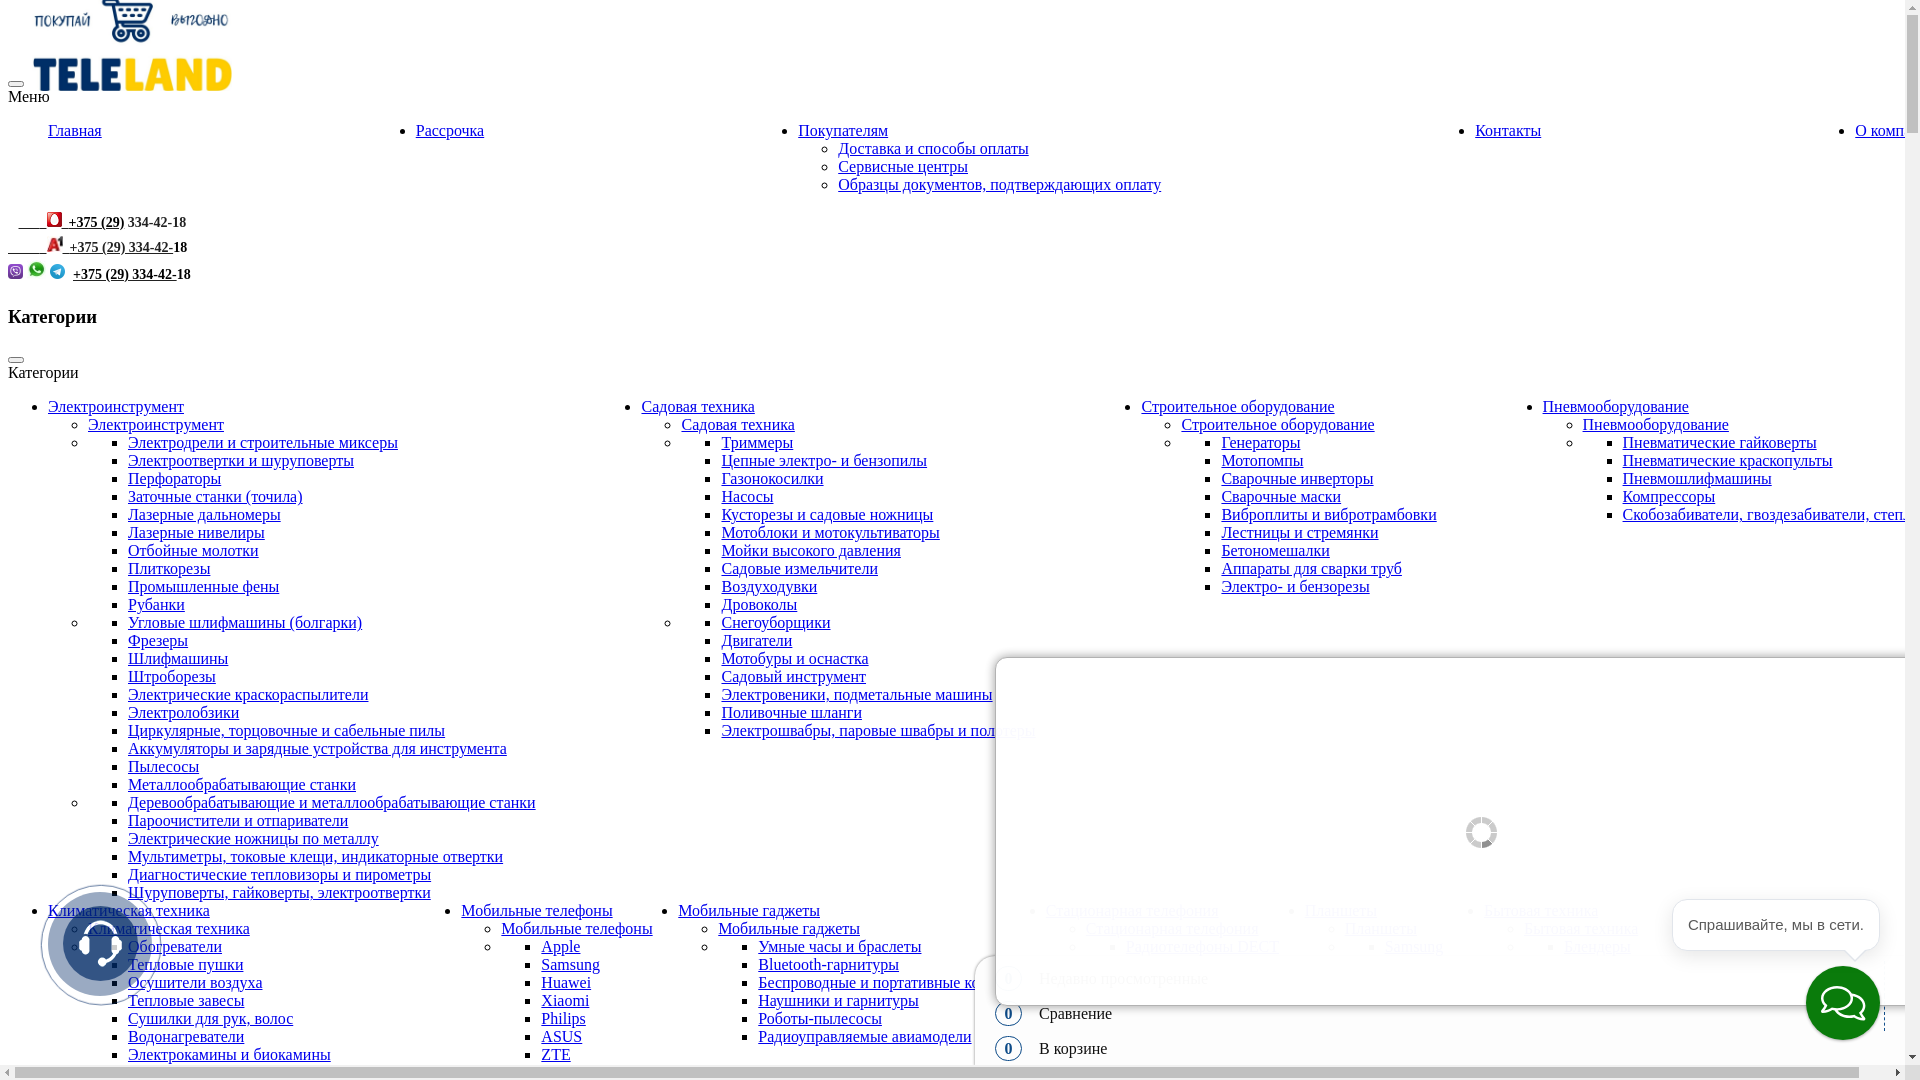 Image resolution: width=1920 pixels, height=1080 pixels. I want to click on '+375 (29) 334-42-', so click(120, 246).